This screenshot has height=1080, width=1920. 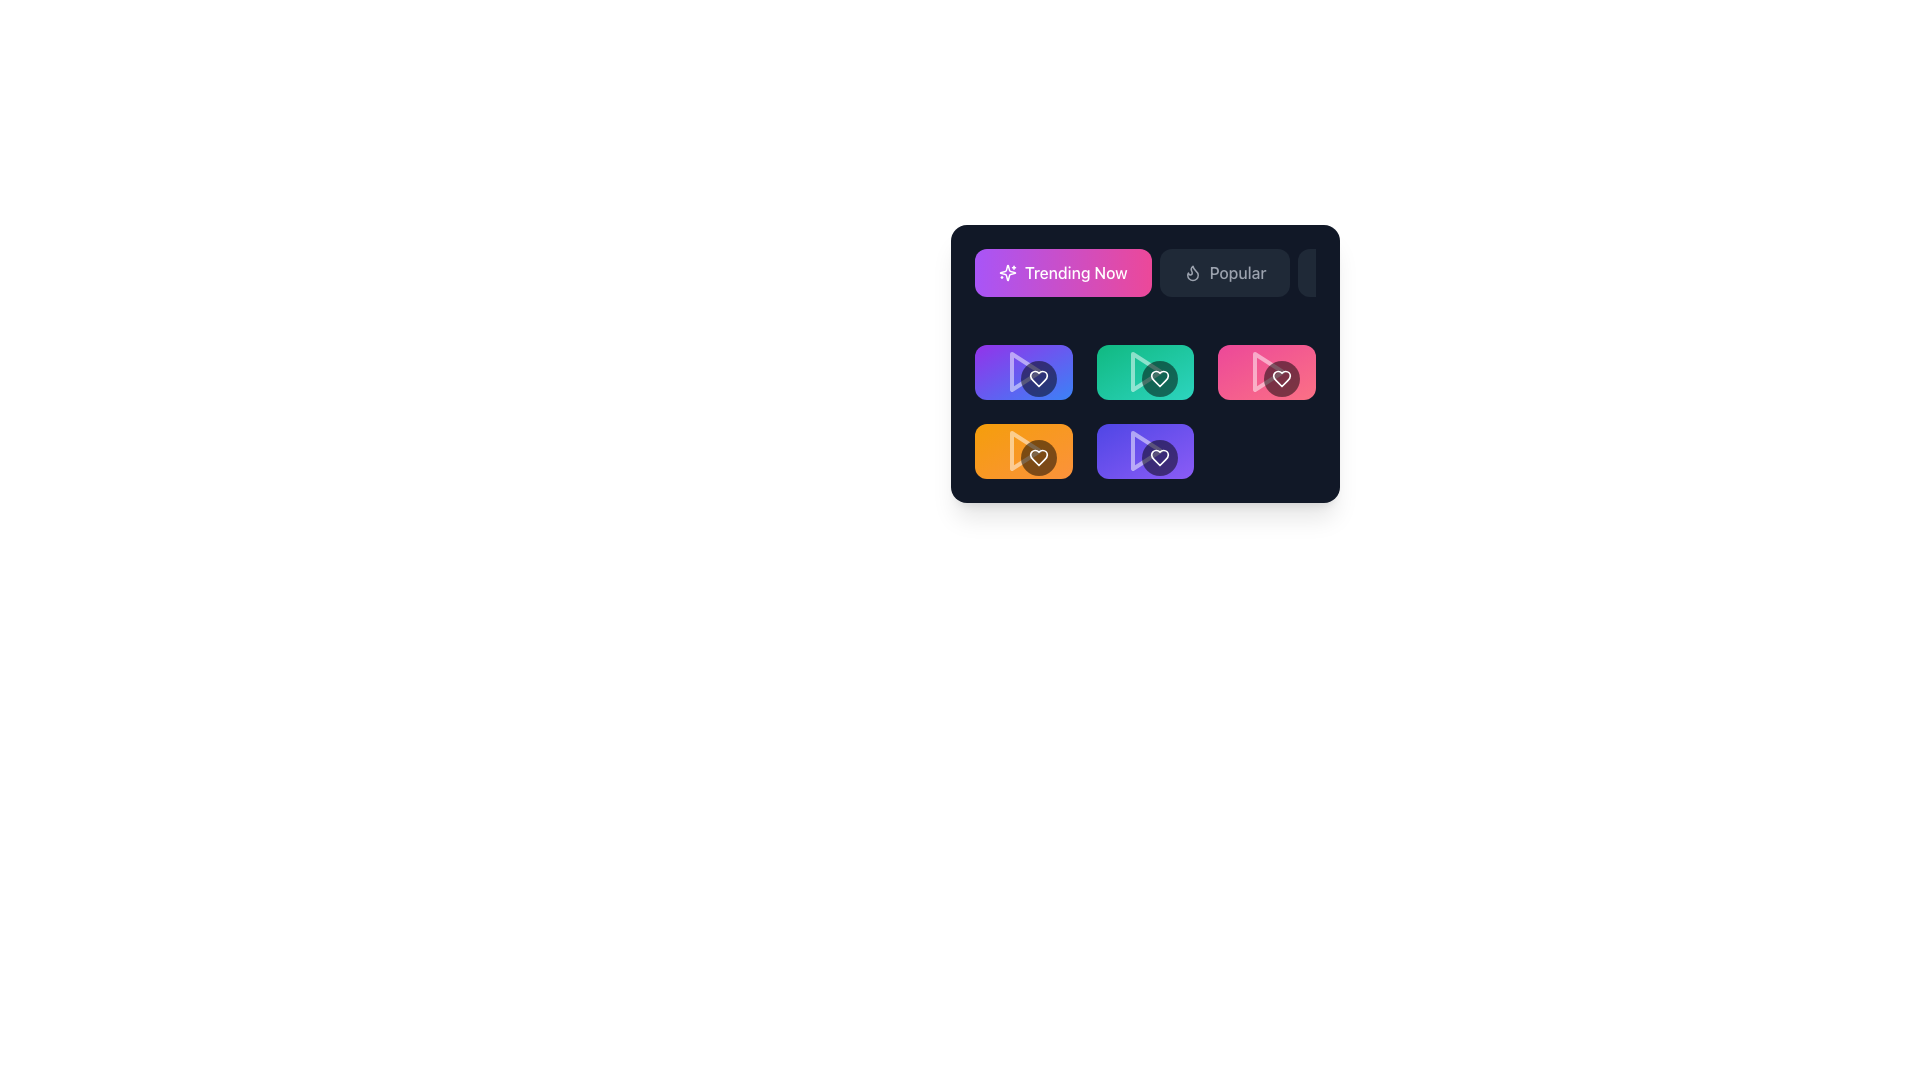 What do you see at coordinates (1281, 378) in the screenshot?
I see `the circular heart button located at the top-right corner of the third card in the grid layout to like or favorite` at bounding box center [1281, 378].